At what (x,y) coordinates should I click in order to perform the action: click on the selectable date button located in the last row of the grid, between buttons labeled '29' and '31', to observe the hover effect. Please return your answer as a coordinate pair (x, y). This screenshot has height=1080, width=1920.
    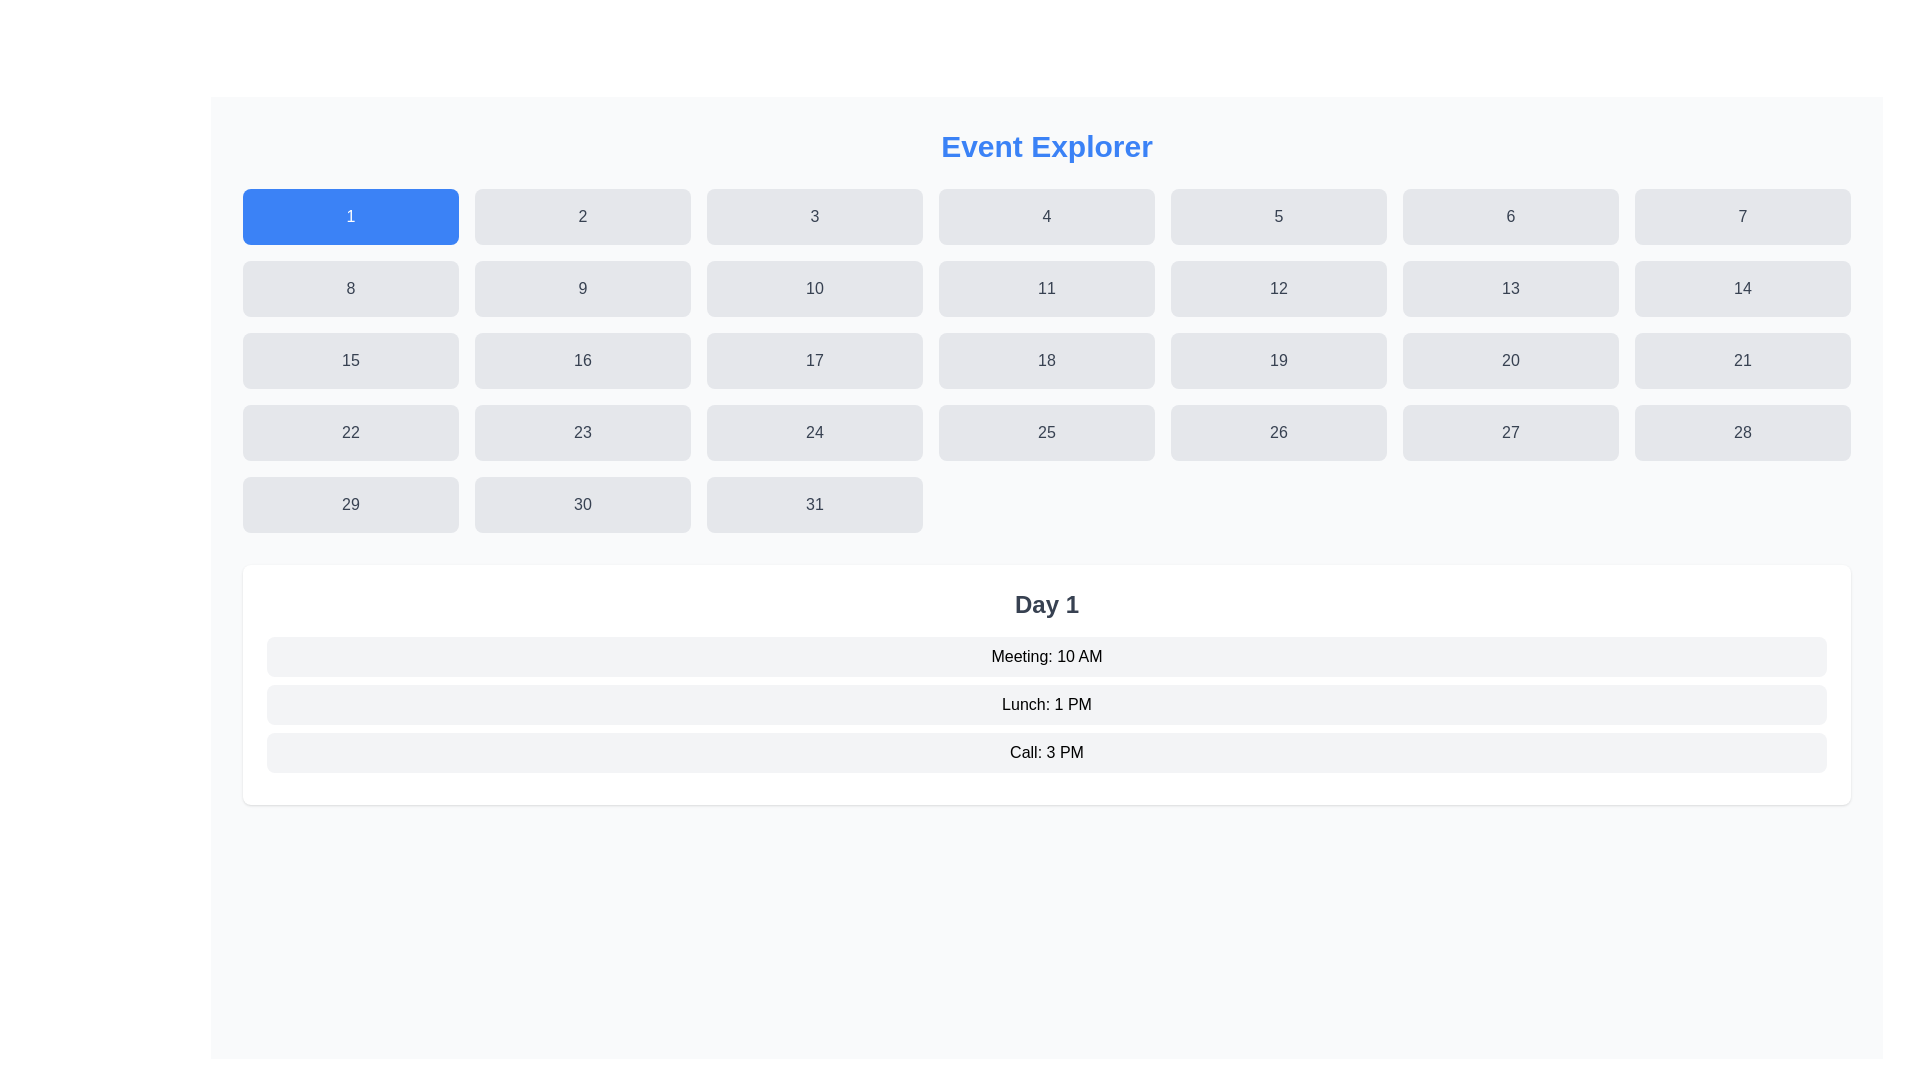
    Looking at the image, I should click on (581, 504).